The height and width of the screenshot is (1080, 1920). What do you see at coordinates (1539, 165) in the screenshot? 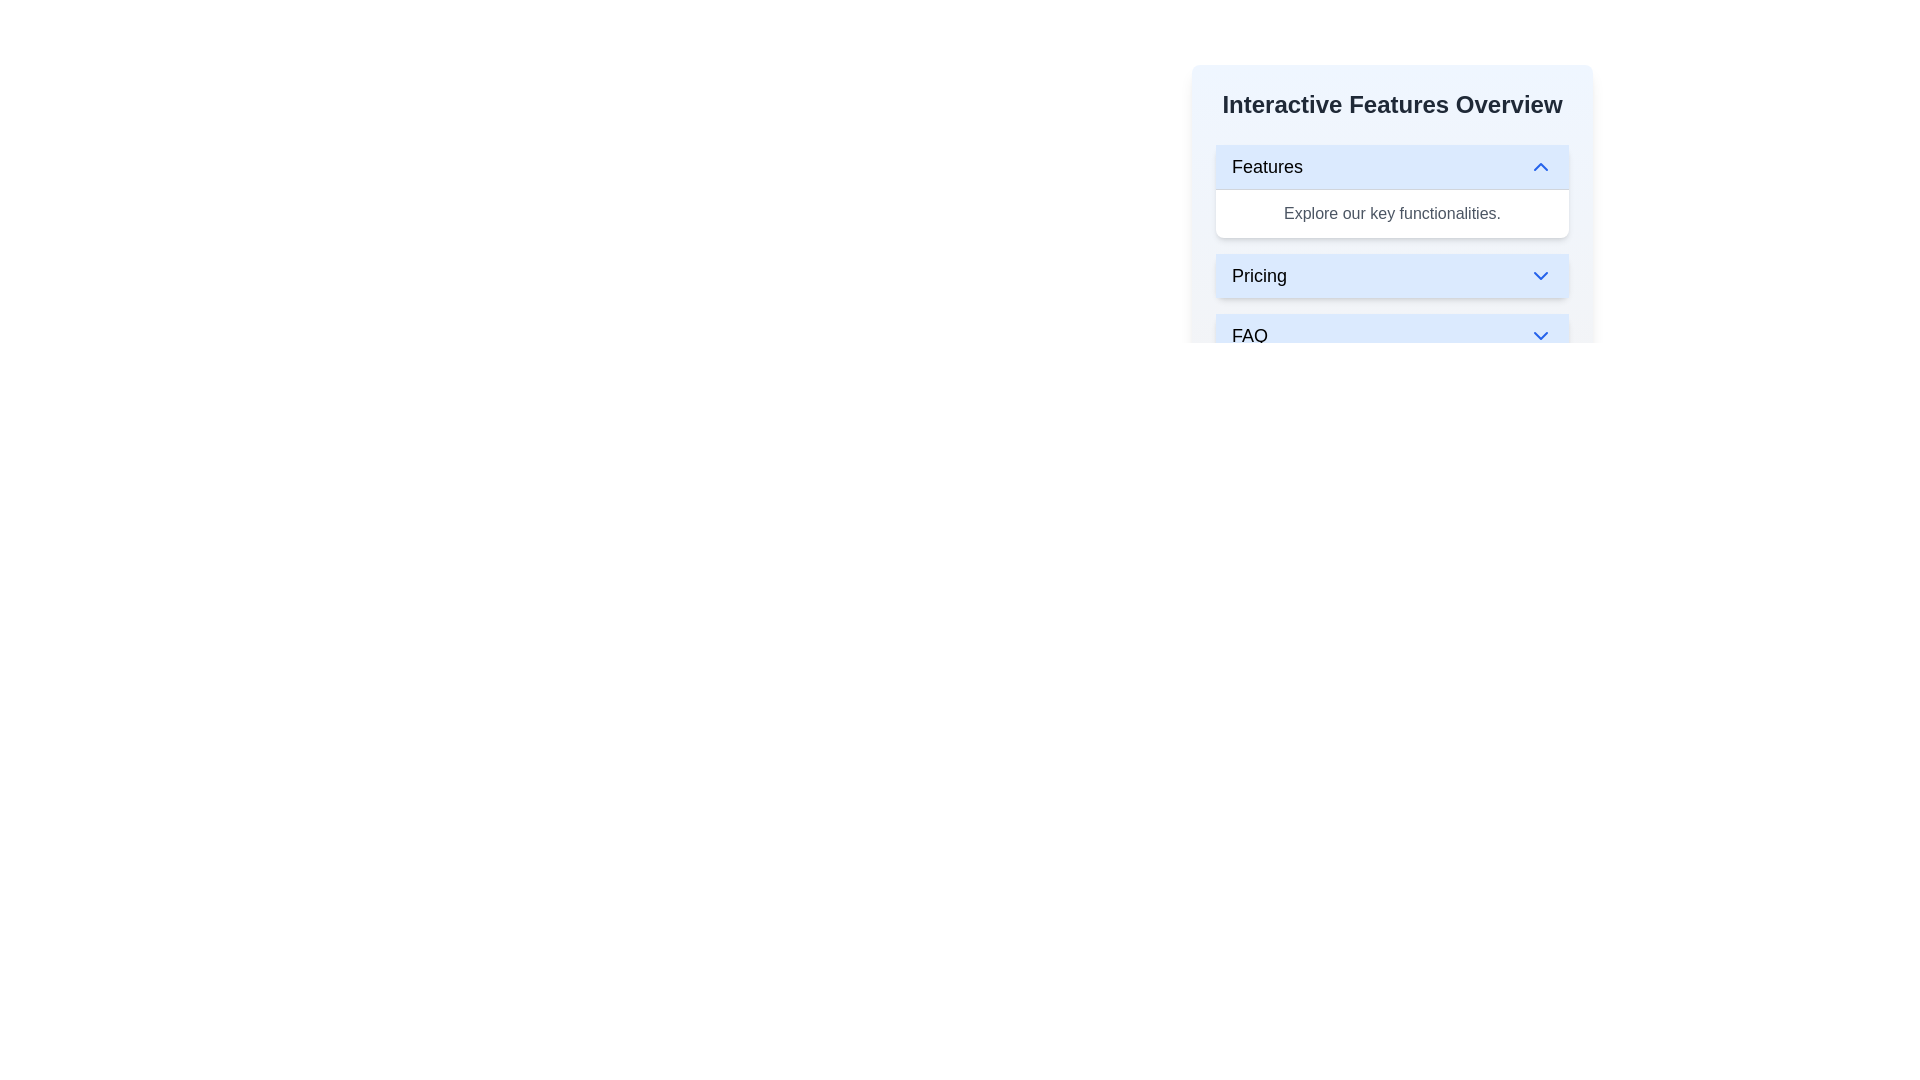
I see `the chevron icon located to the far right of the 'Features' section header` at bounding box center [1539, 165].